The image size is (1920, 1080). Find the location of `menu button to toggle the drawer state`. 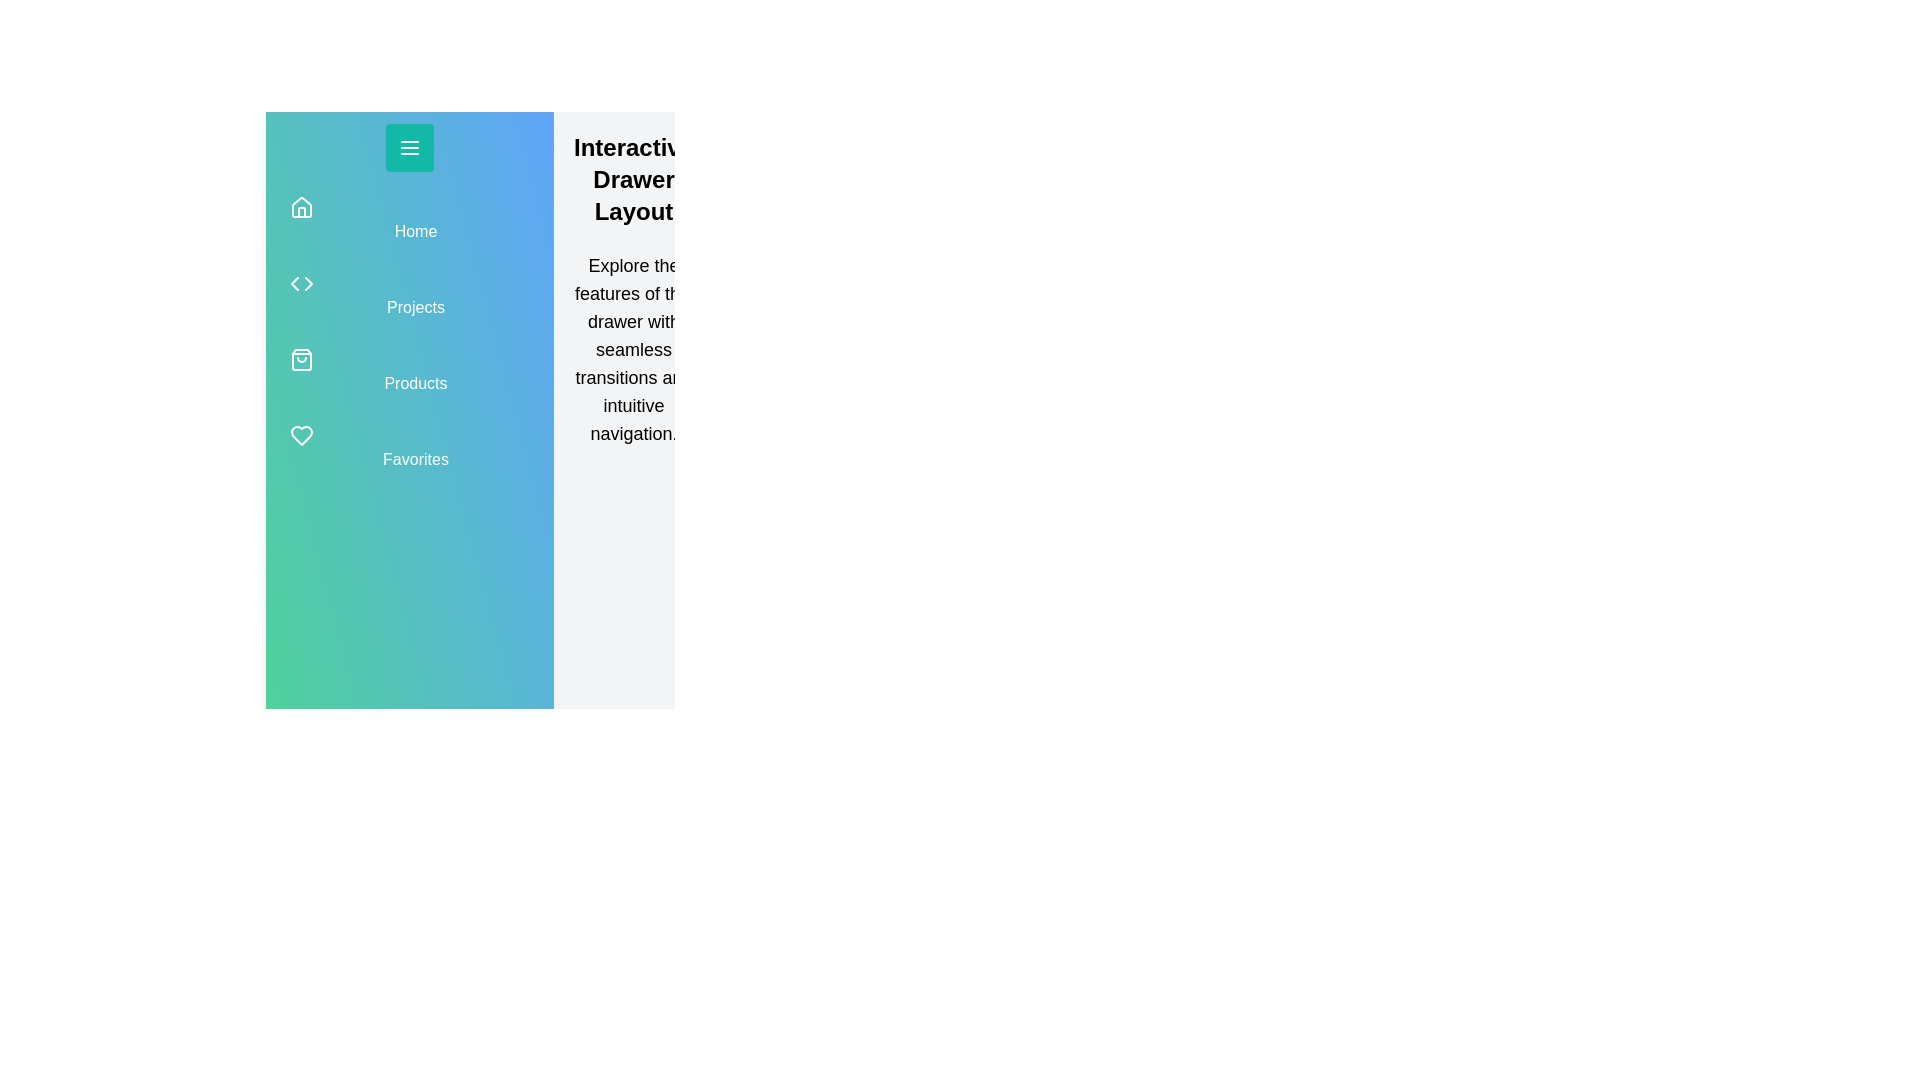

menu button to toggle the drawer state is located at coordinates (408, 146).